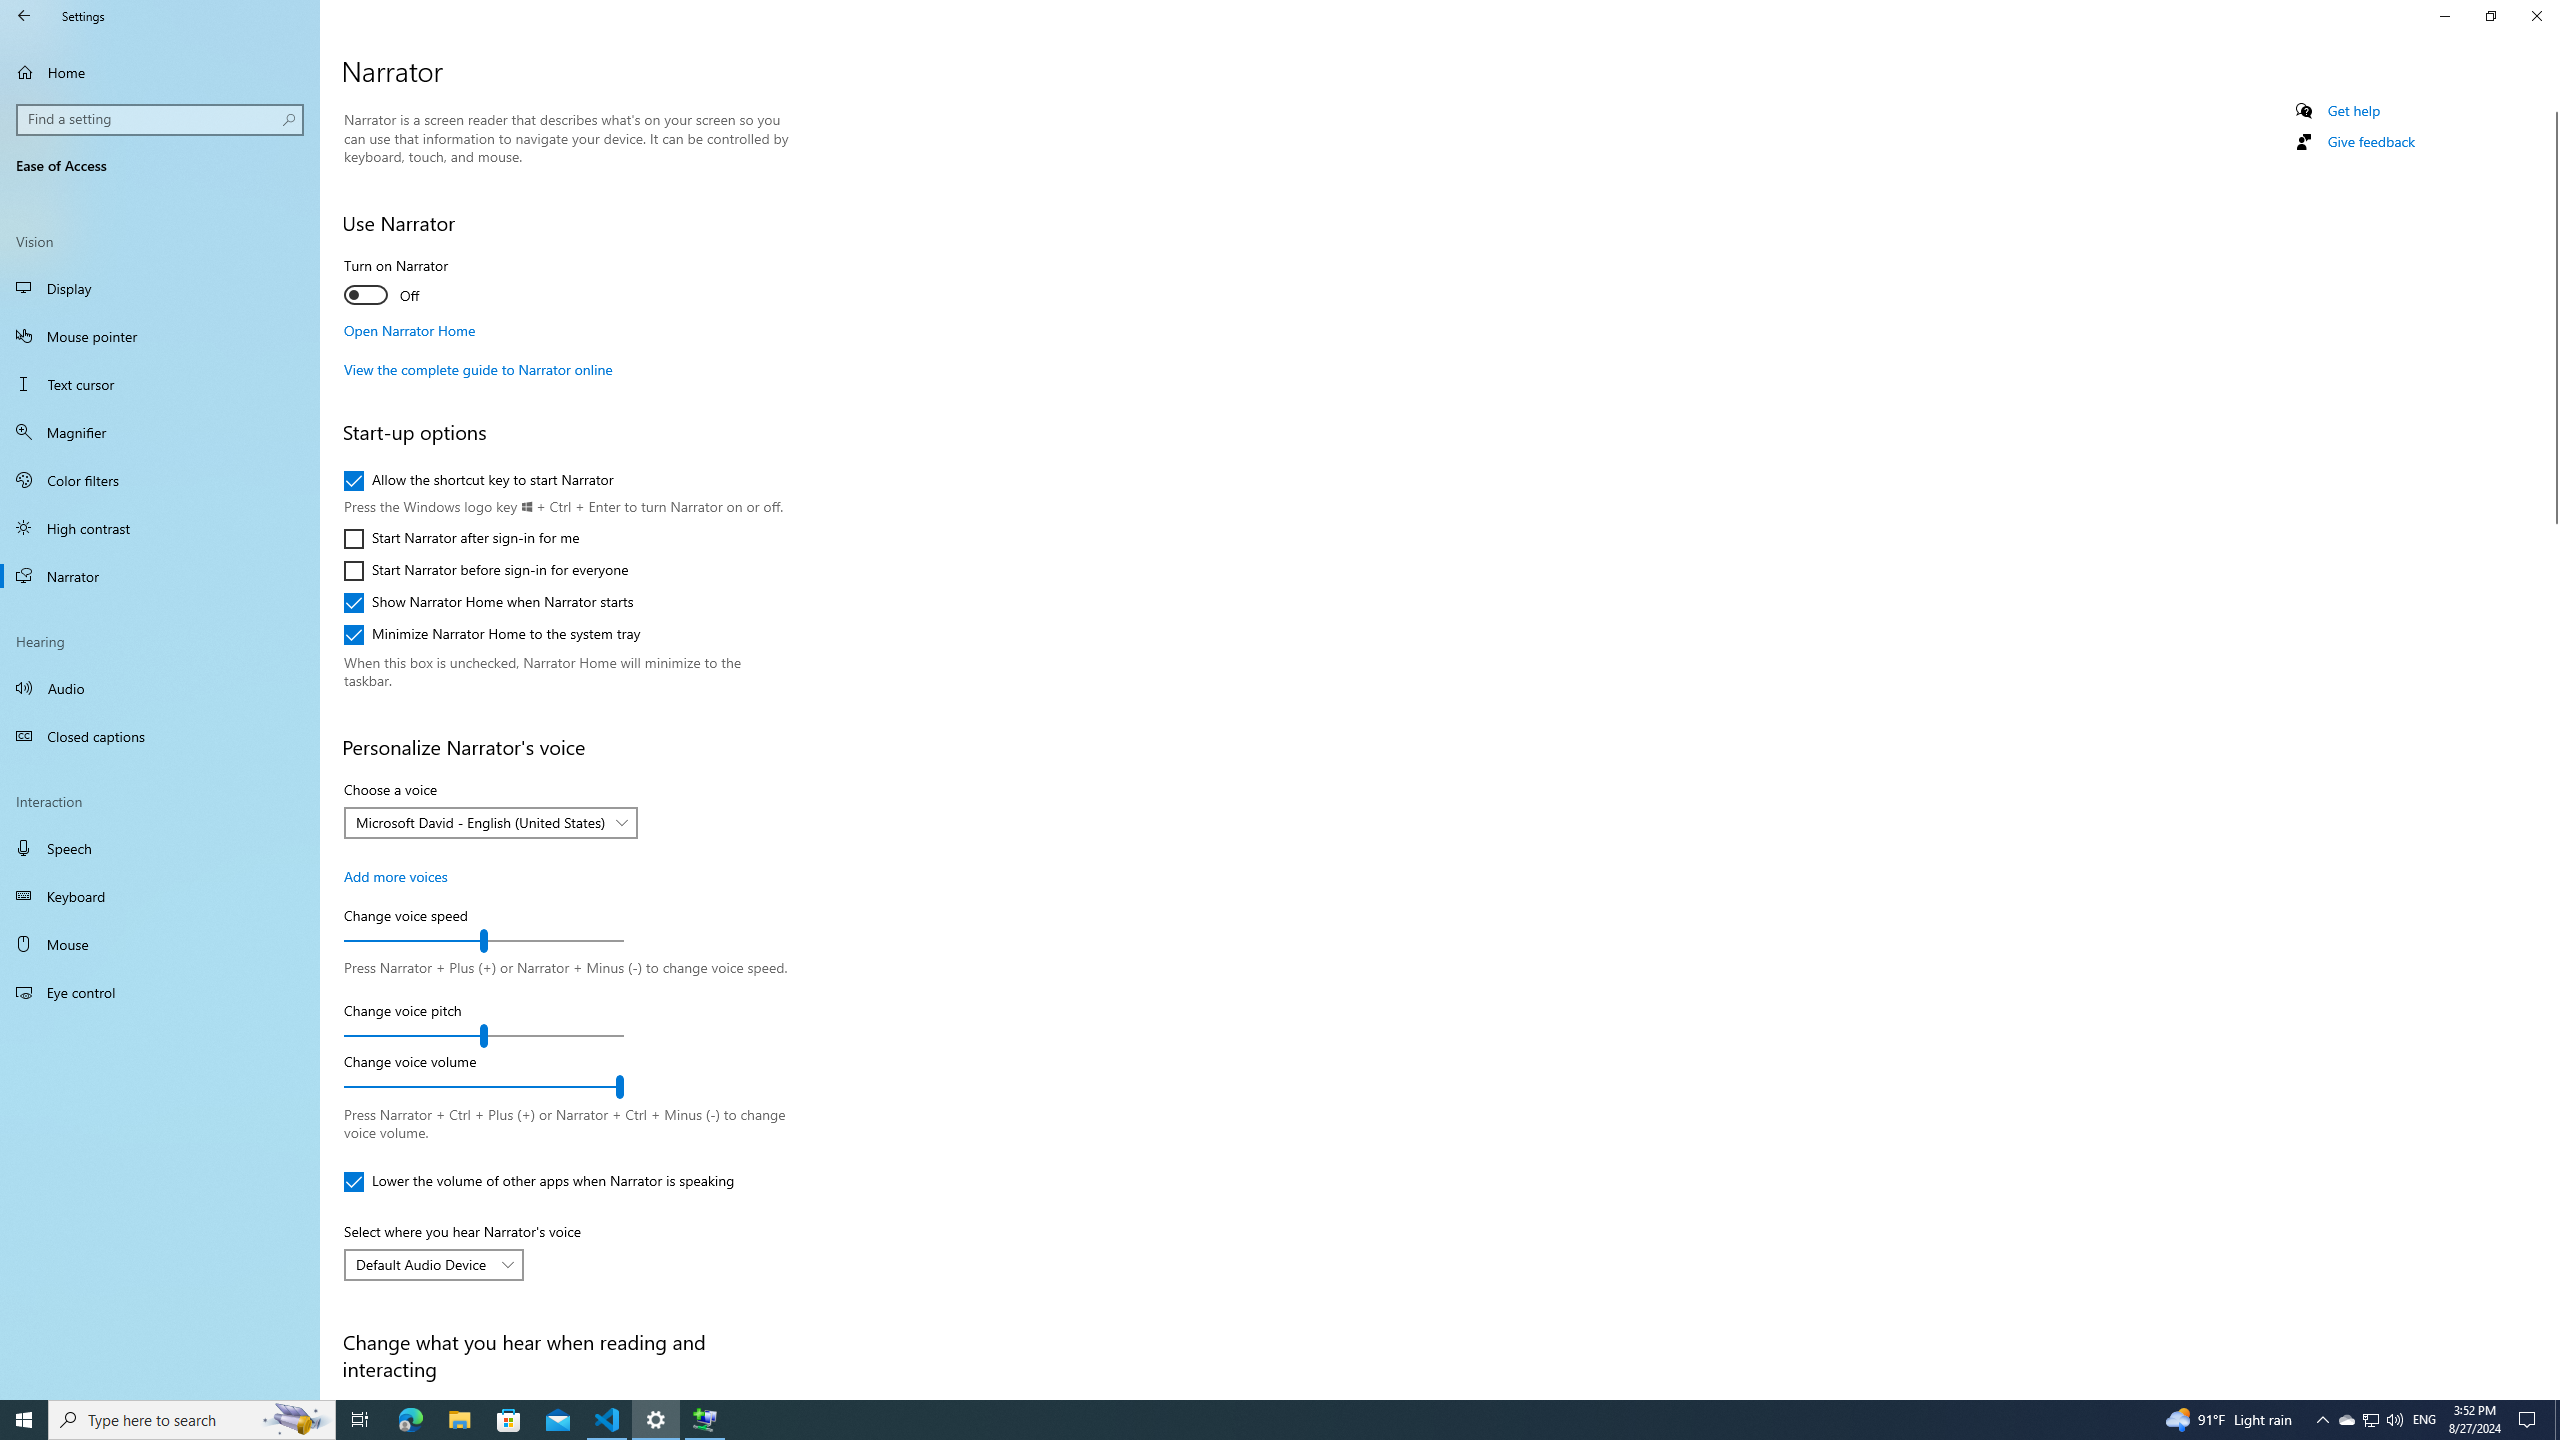  What do you see at coordinates (2551, 103) in the screenshot?
I see `'Vertical Small Decrease'` at bounding box center [2551, 103].